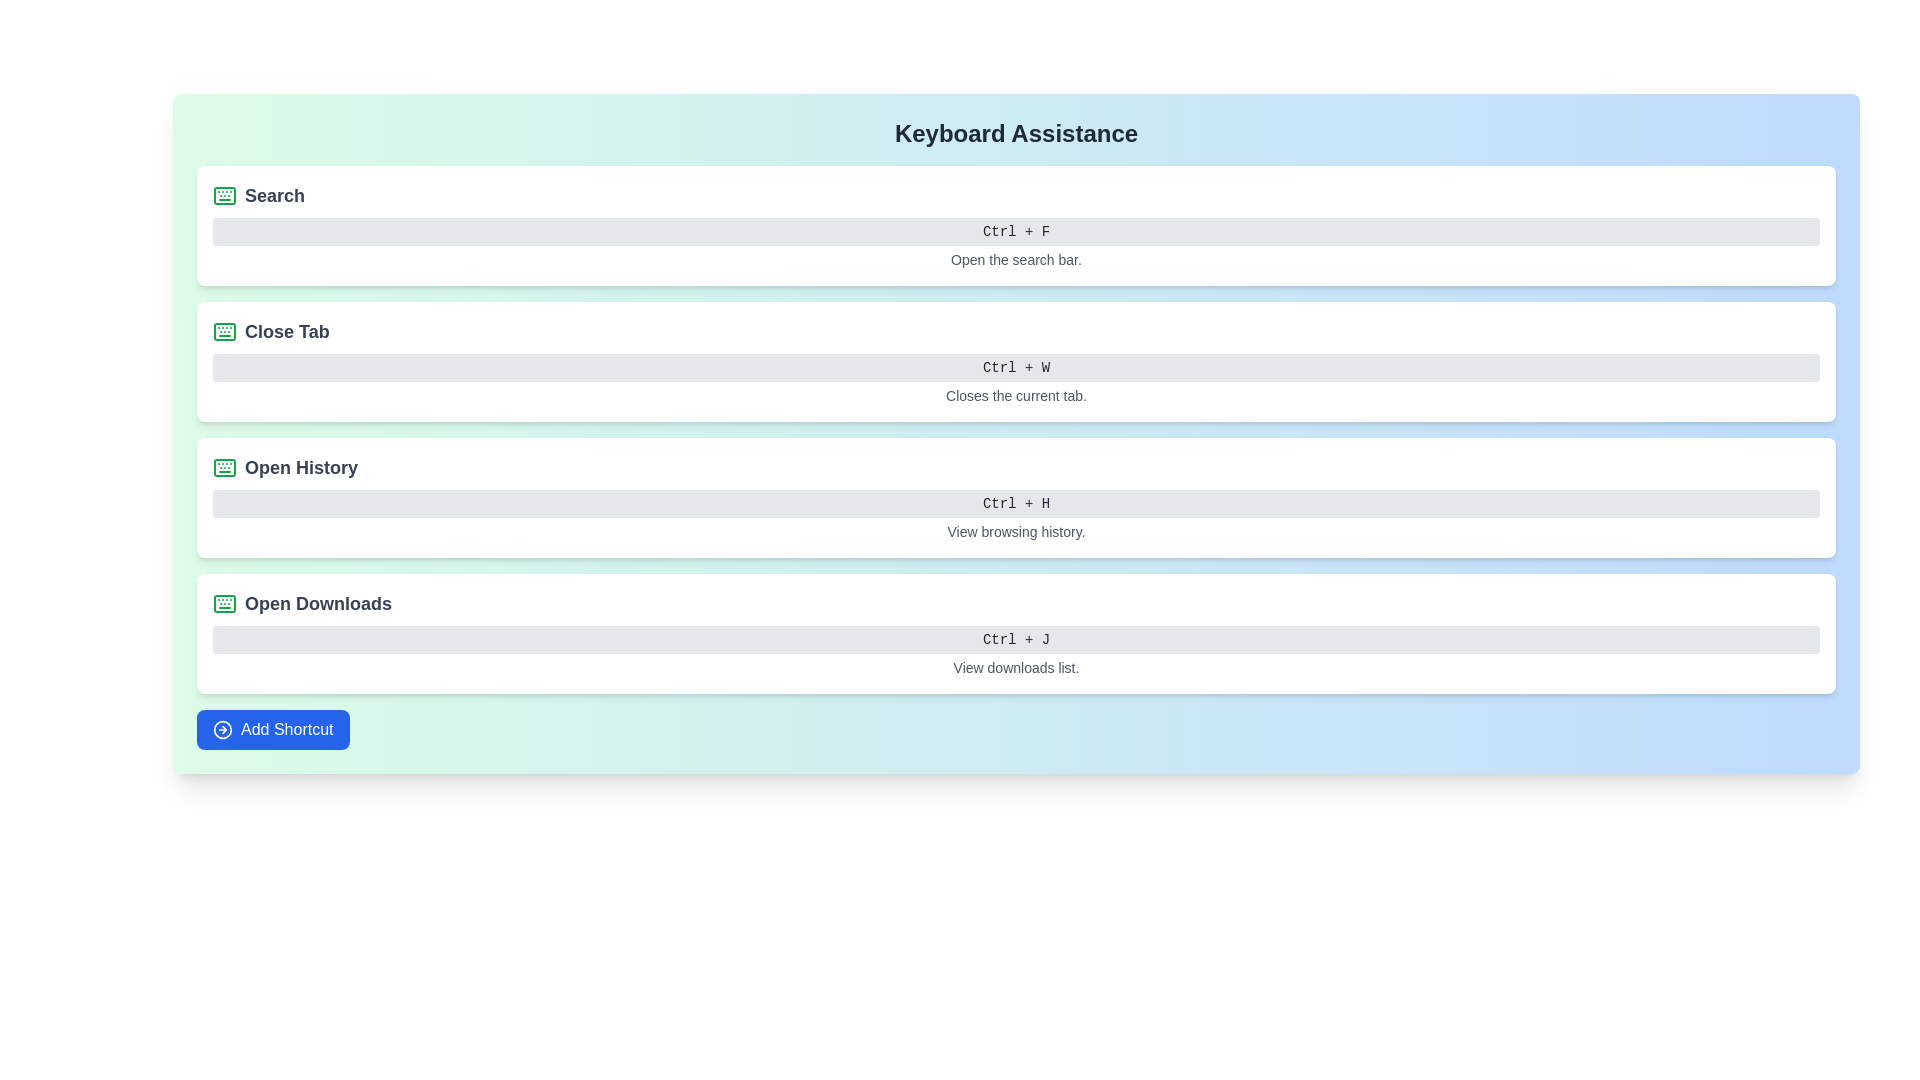 The image size is (1920, 1080). I want to click on the rectangular background element of the SVG icon, which features rounded corners and is centralized within the icon's layout, so click(225, 603).